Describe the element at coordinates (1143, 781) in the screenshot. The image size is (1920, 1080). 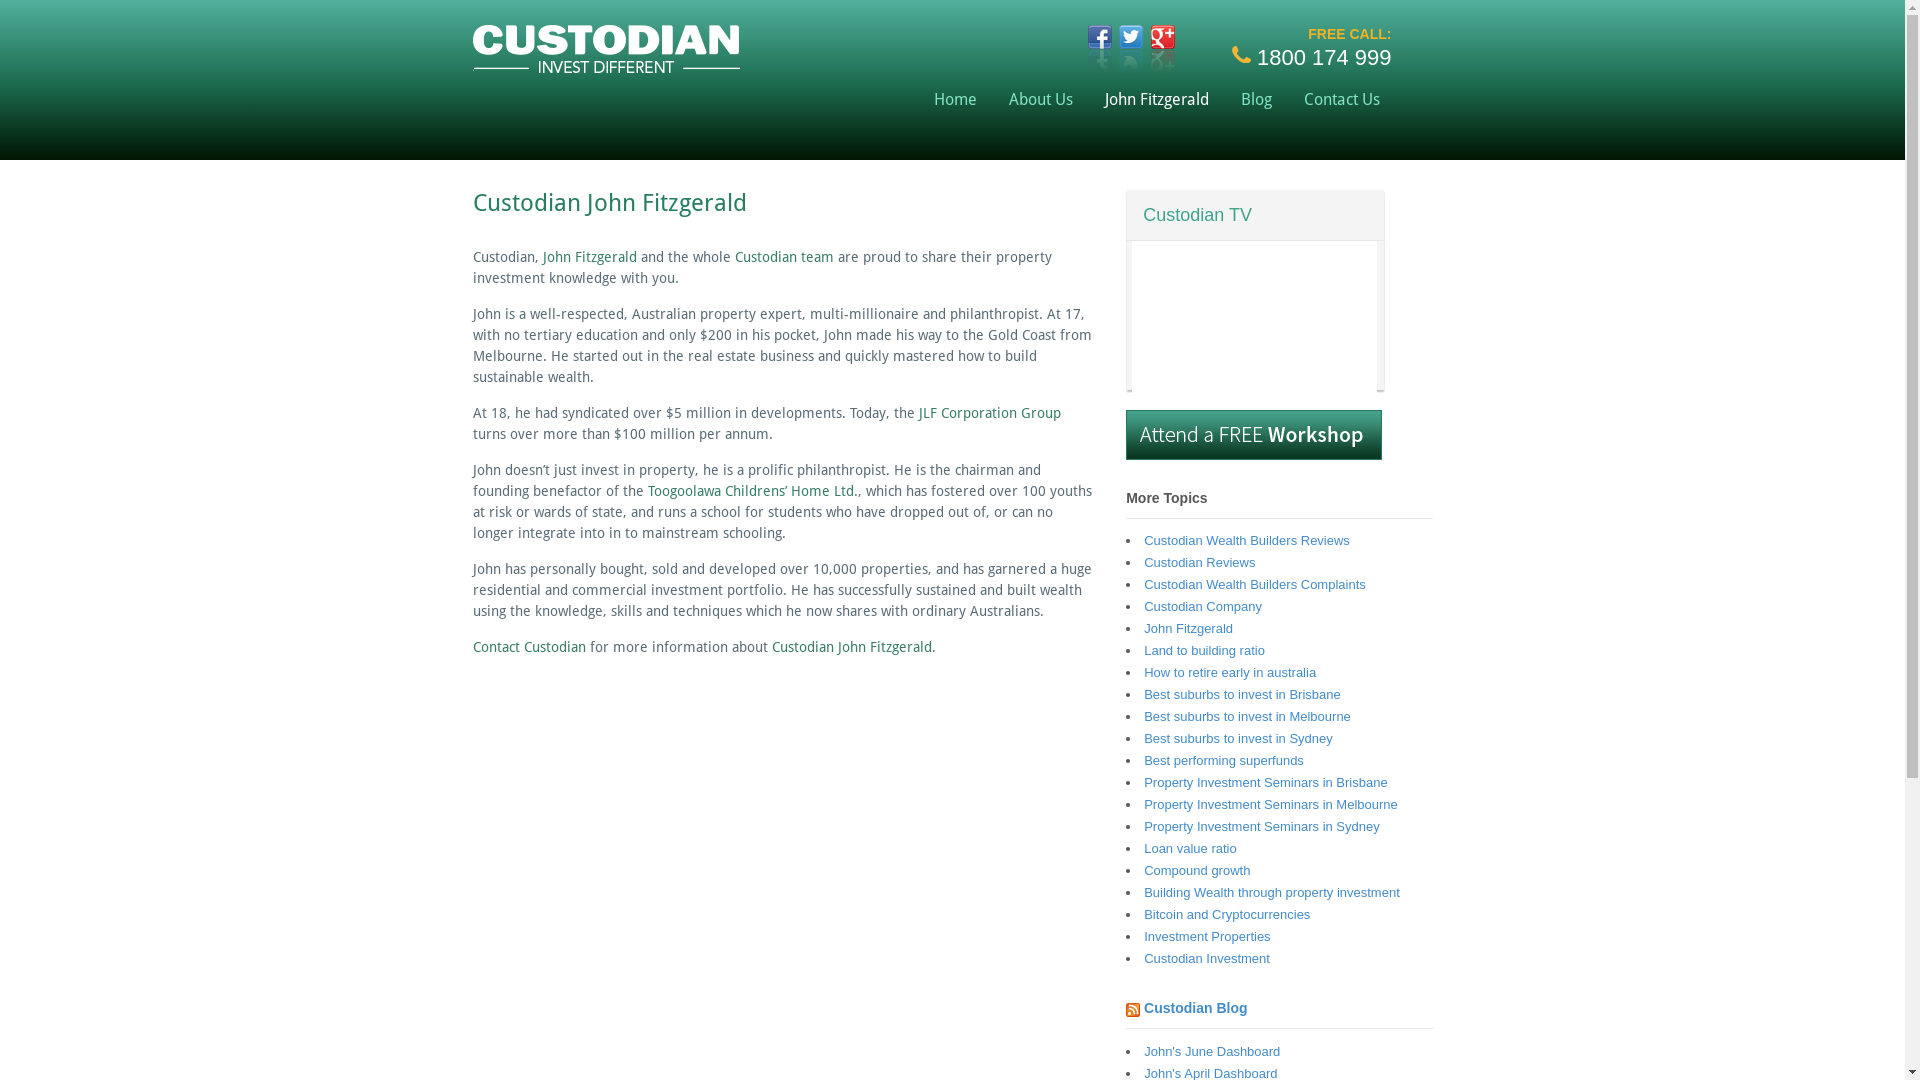
I see `'Property Investment Seminars in Brisbane'` at that location.